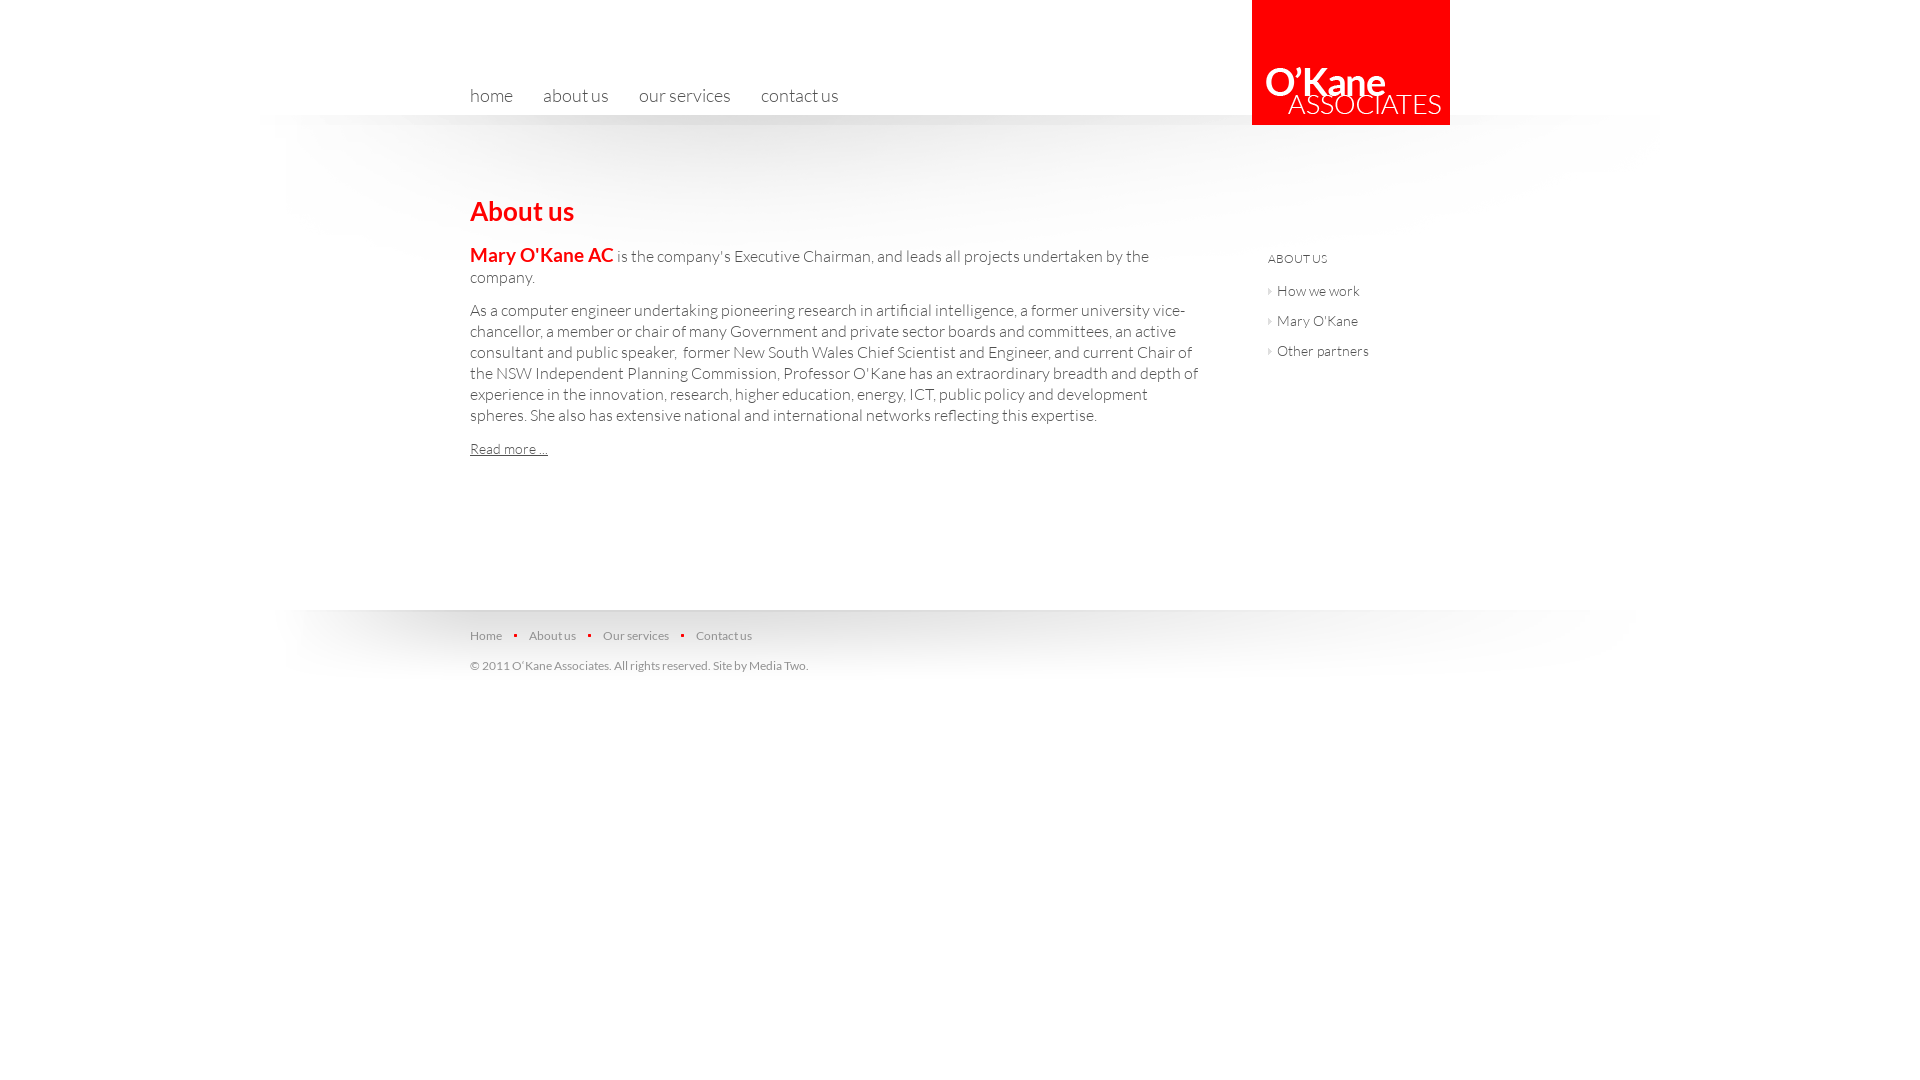  I want to click on 'Contact us', so click(721, 635).